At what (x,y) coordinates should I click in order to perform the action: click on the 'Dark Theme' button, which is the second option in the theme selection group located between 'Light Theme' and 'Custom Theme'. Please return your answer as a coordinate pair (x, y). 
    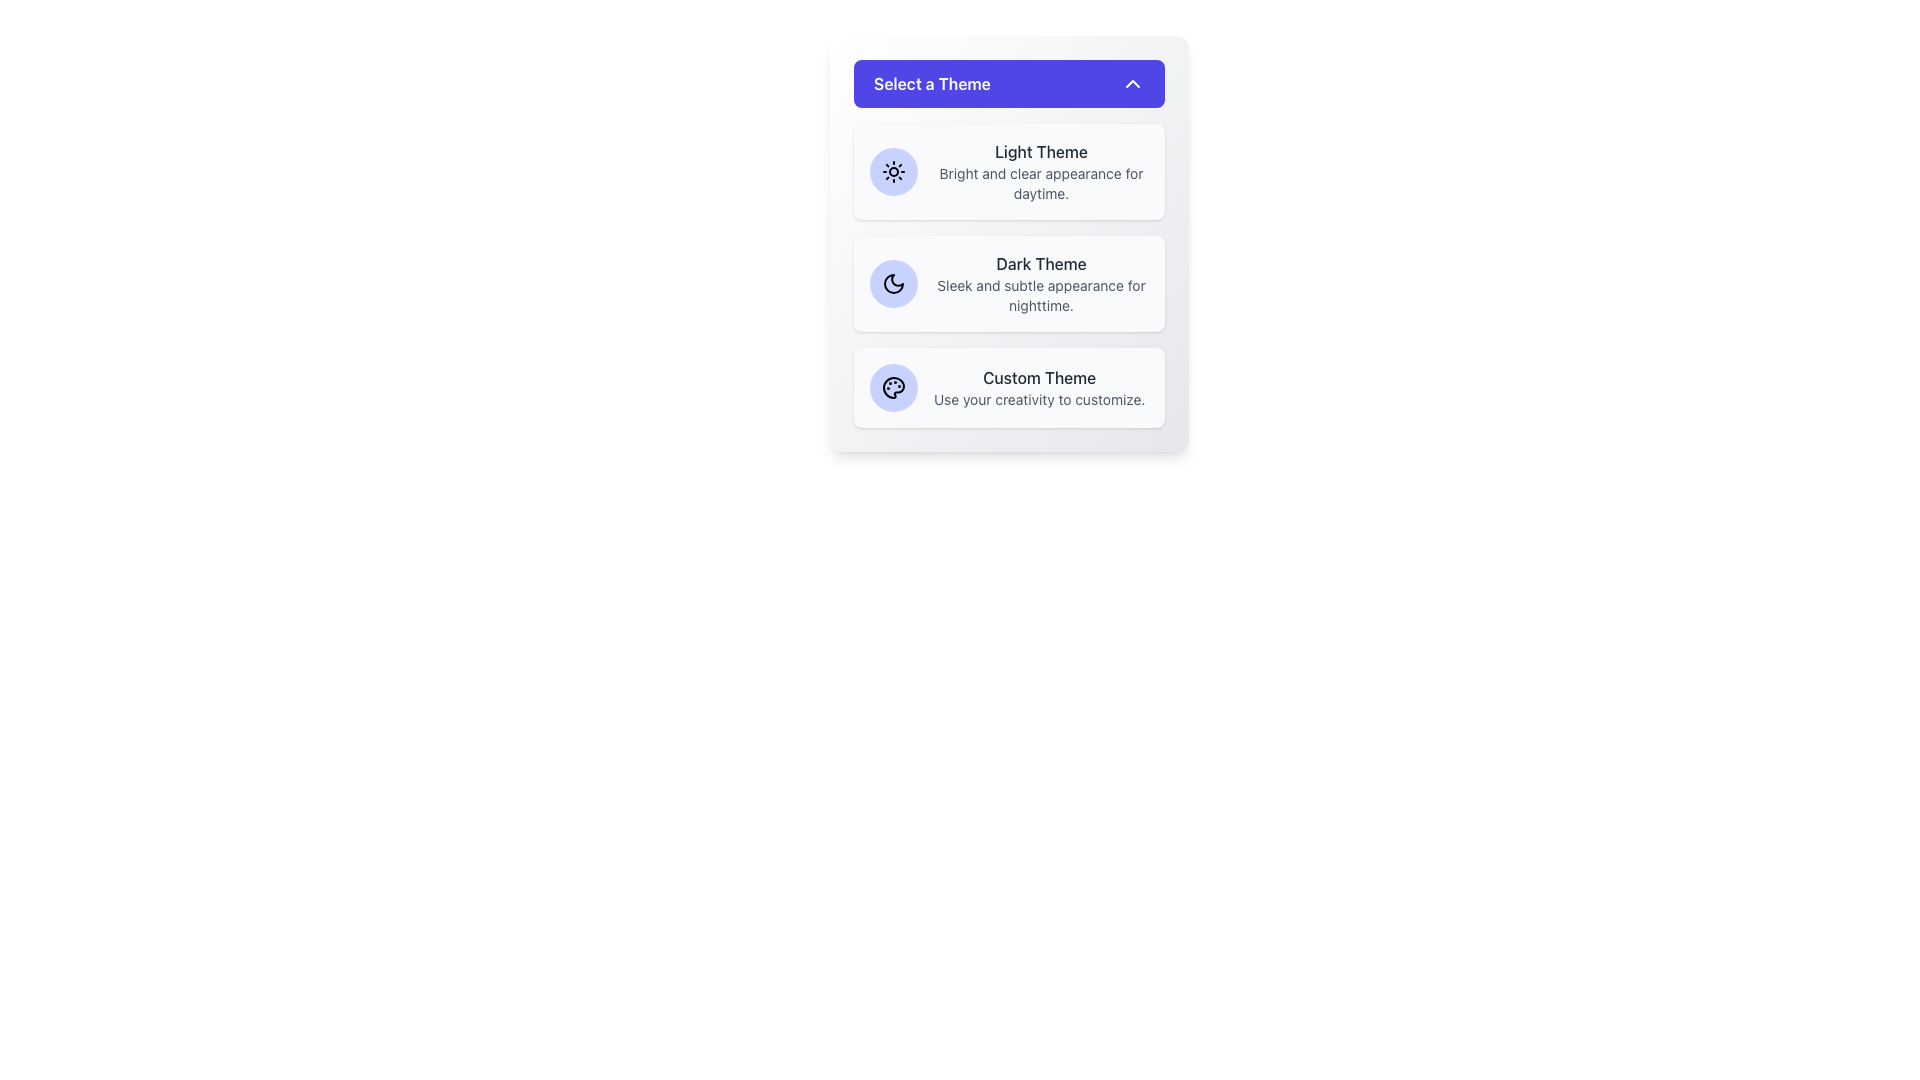
    Looking at the image, I should click on (1009, 284).